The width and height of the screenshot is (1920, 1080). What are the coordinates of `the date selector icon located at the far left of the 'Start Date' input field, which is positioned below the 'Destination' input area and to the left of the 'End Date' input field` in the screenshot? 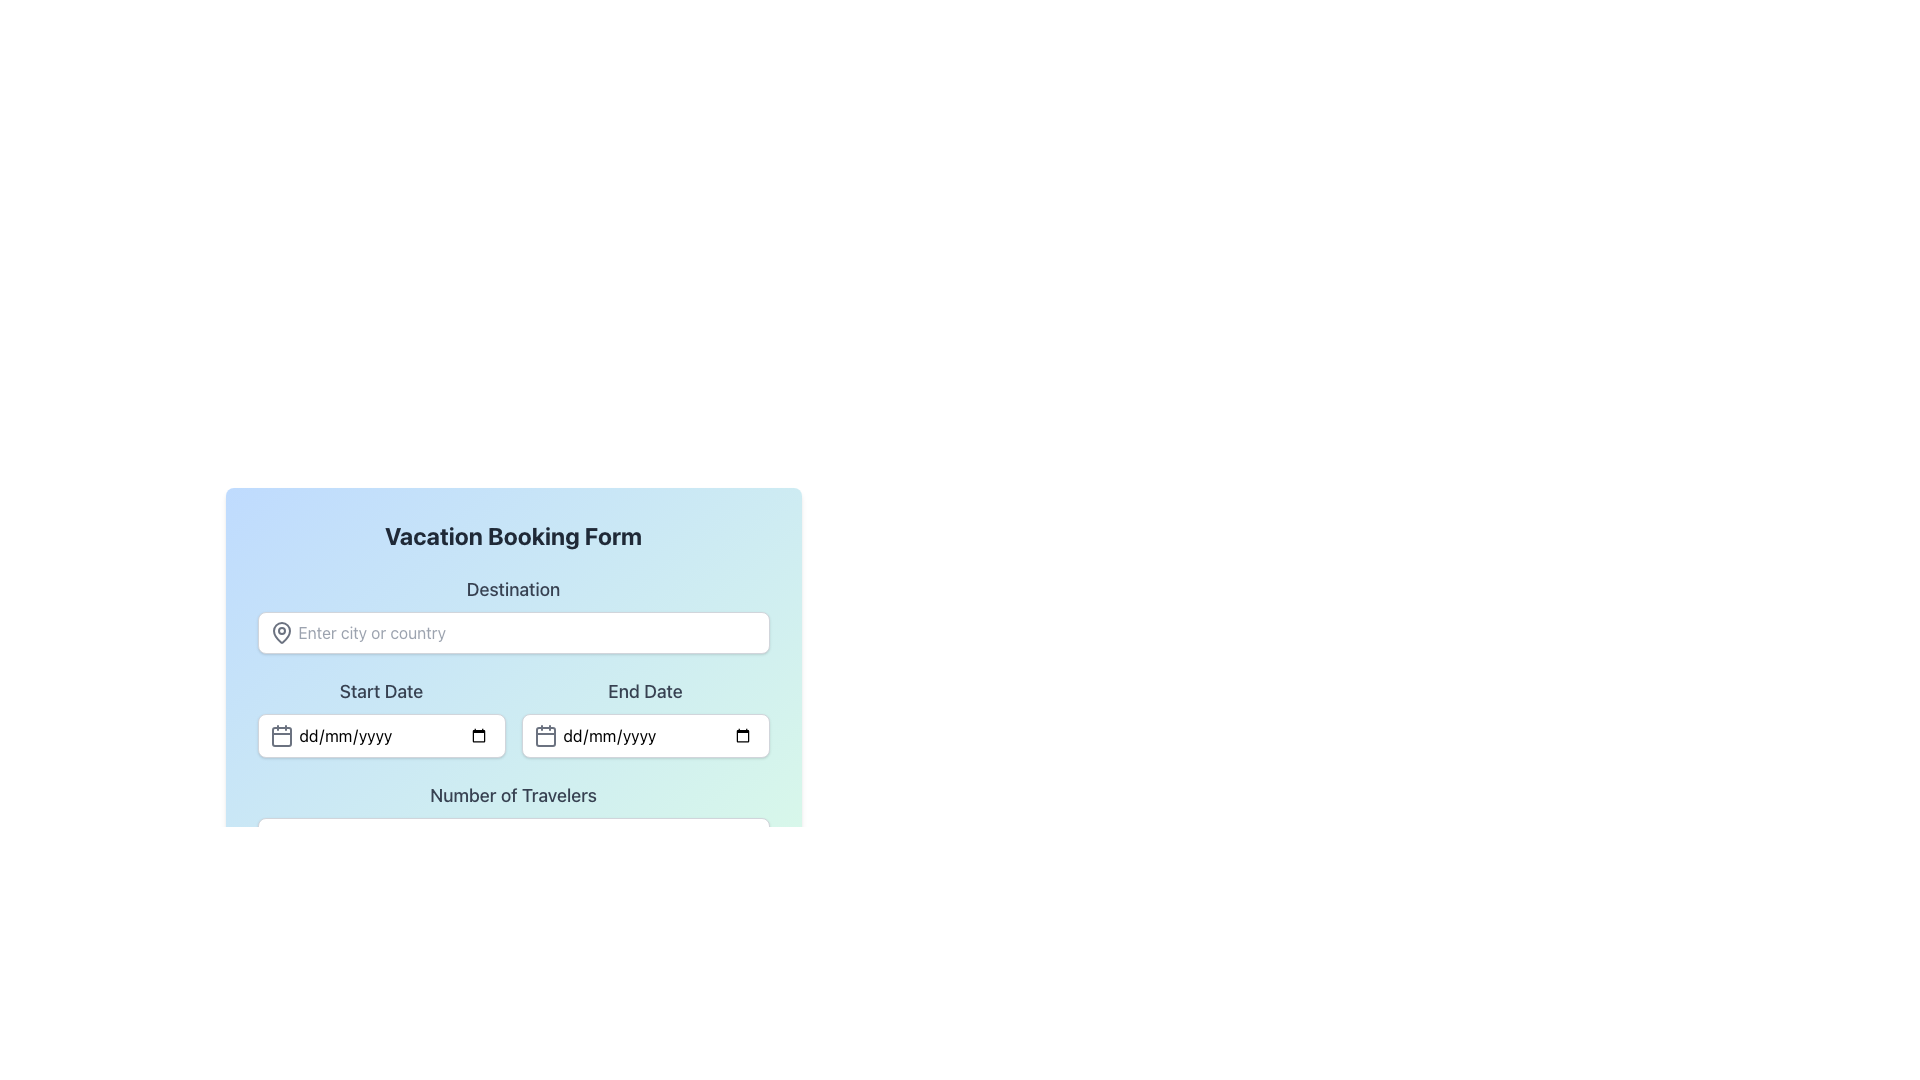 It's located at (280, 736).